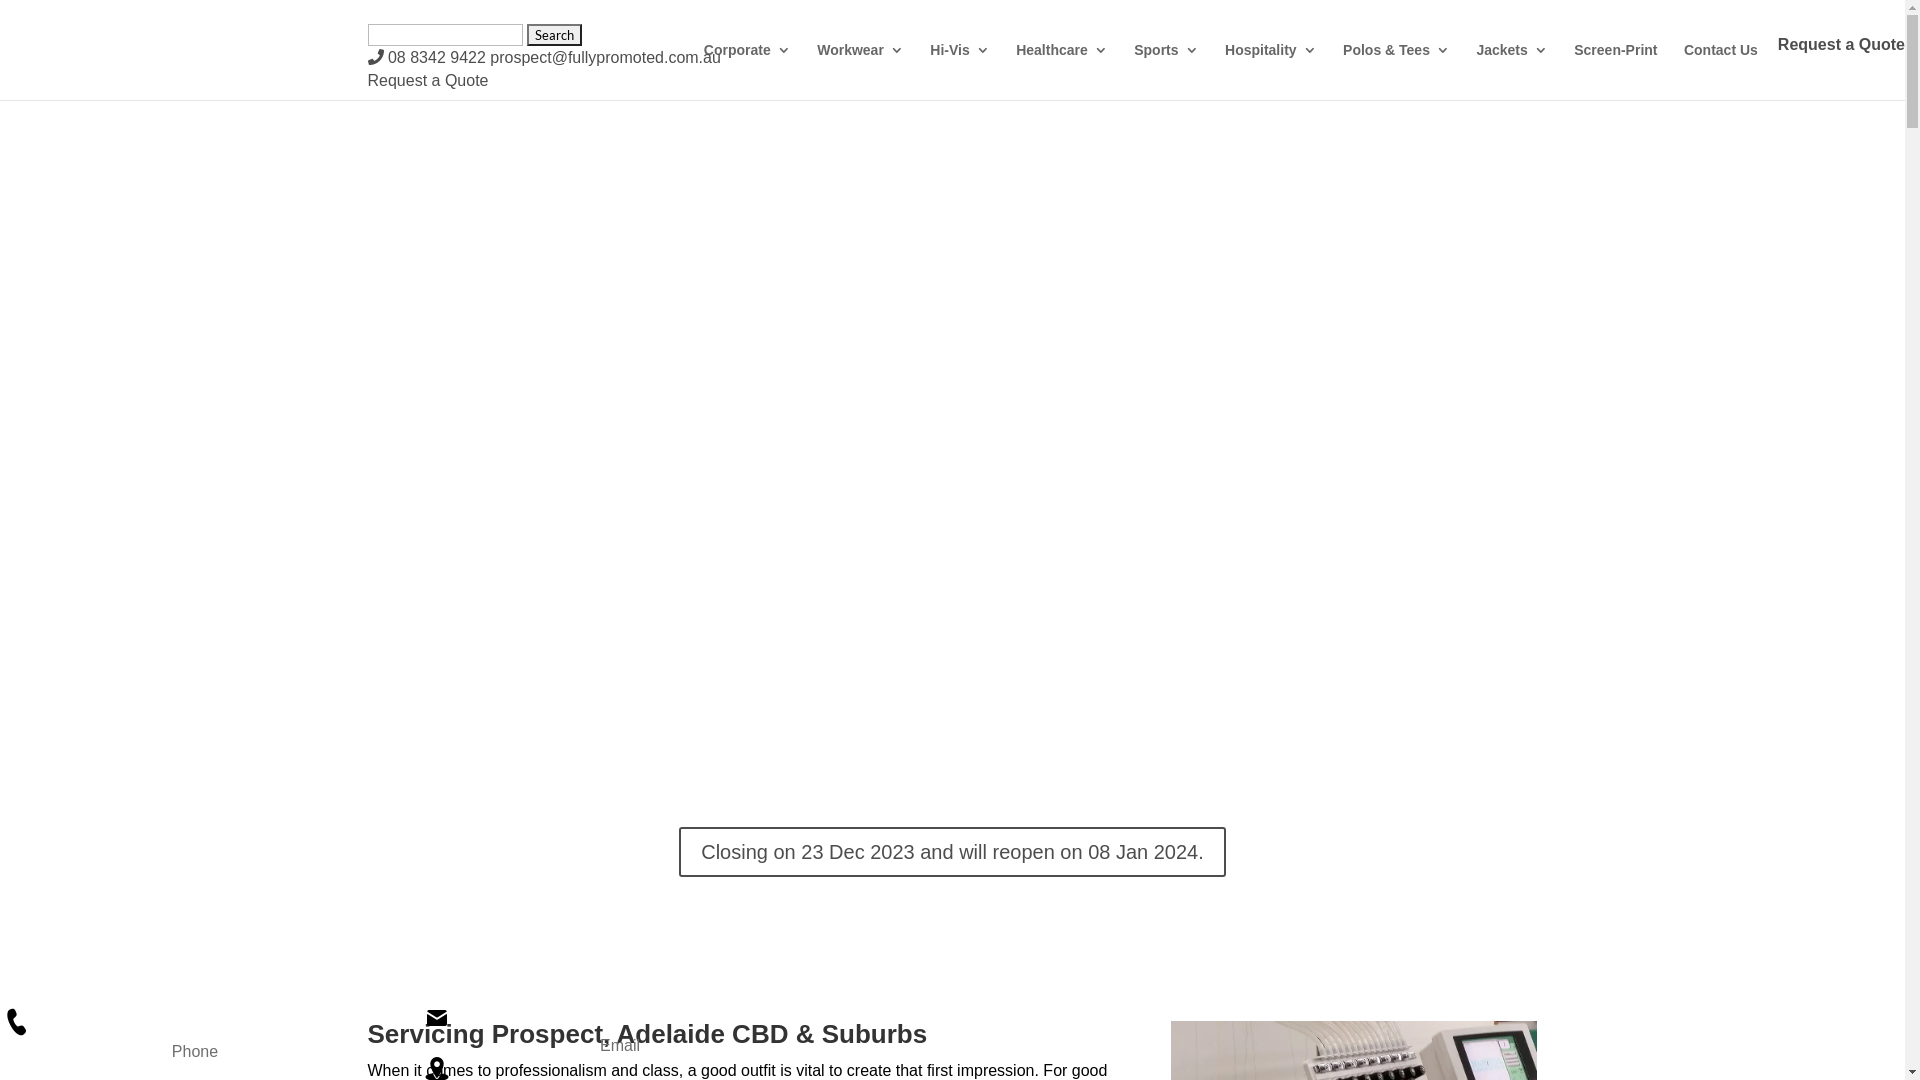 Image resolution: width=1920 pixels, height=1080 pixels. I want to click on 'Request a Quote', so click(427, 79).